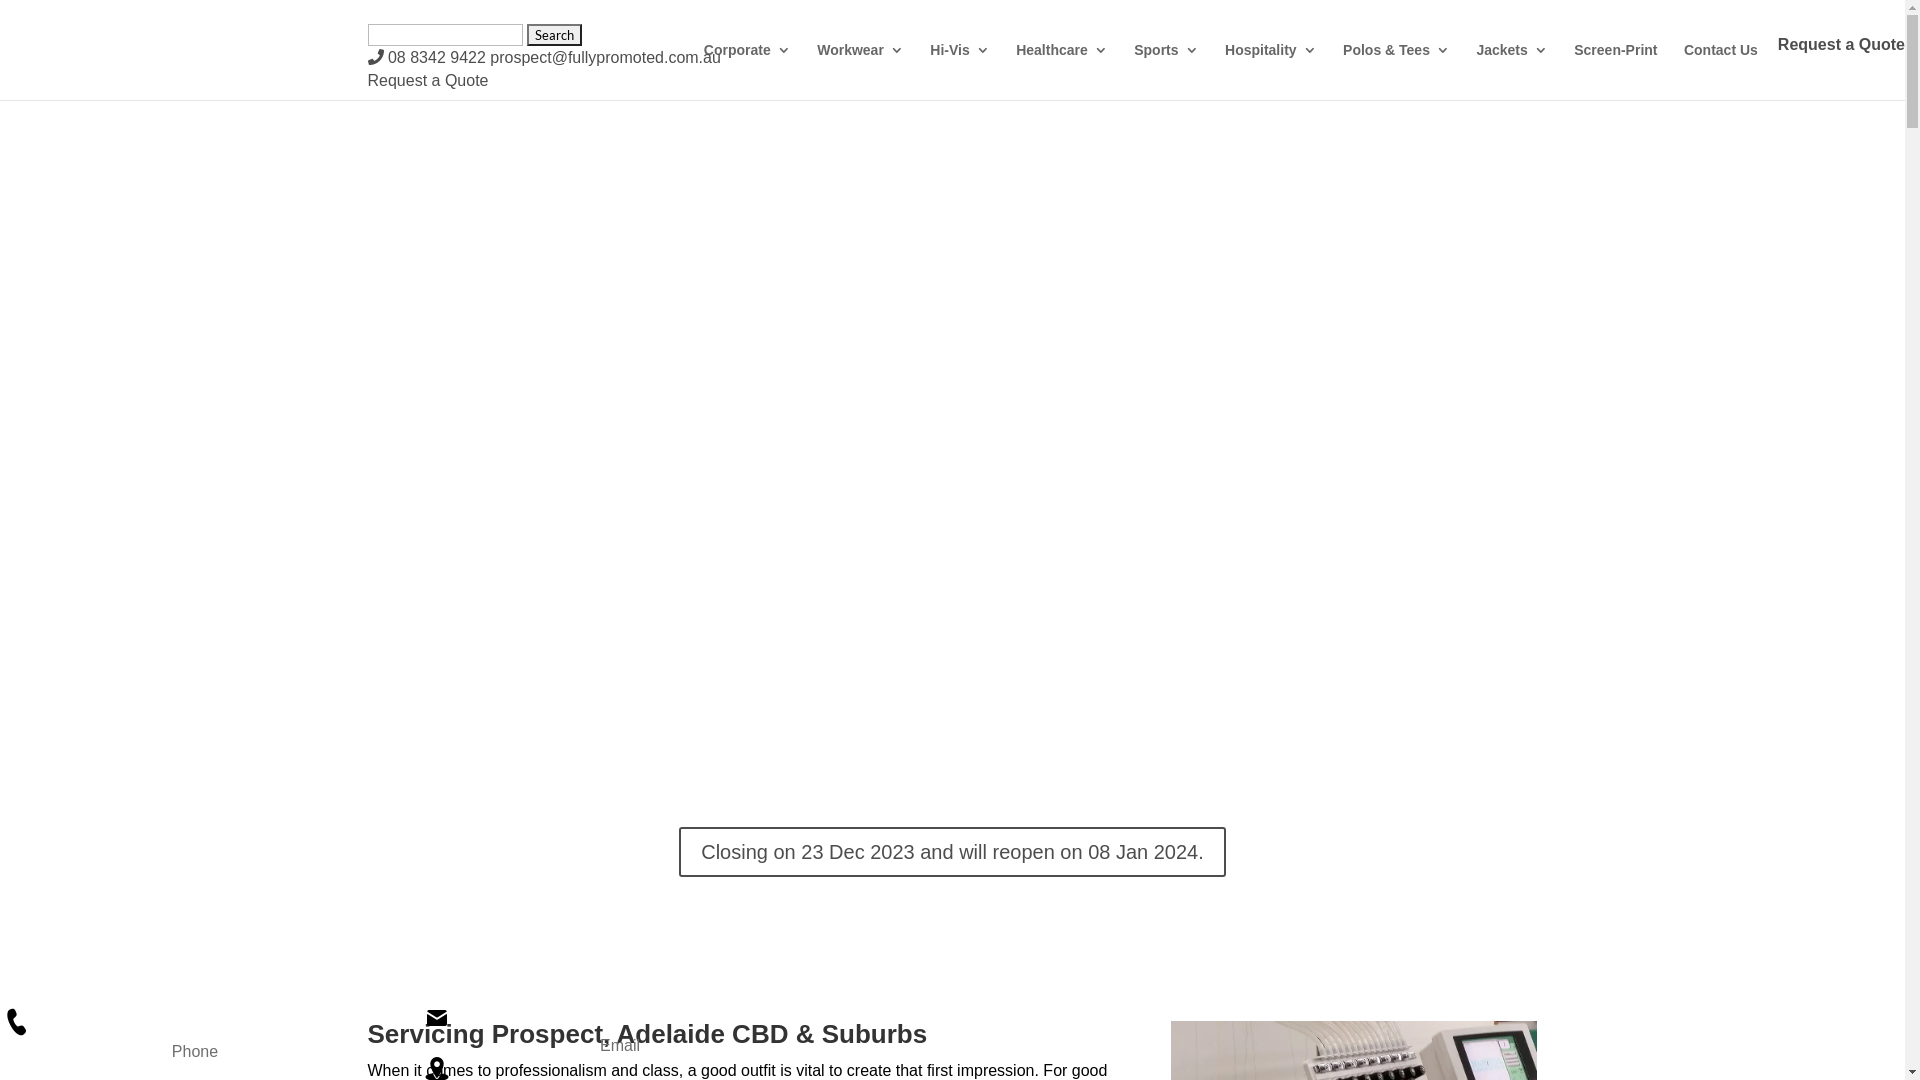 Image resolution: width=1920 pixels, height=1080 pixels. I want to click on 'Request a Quote', so click(427, 79).